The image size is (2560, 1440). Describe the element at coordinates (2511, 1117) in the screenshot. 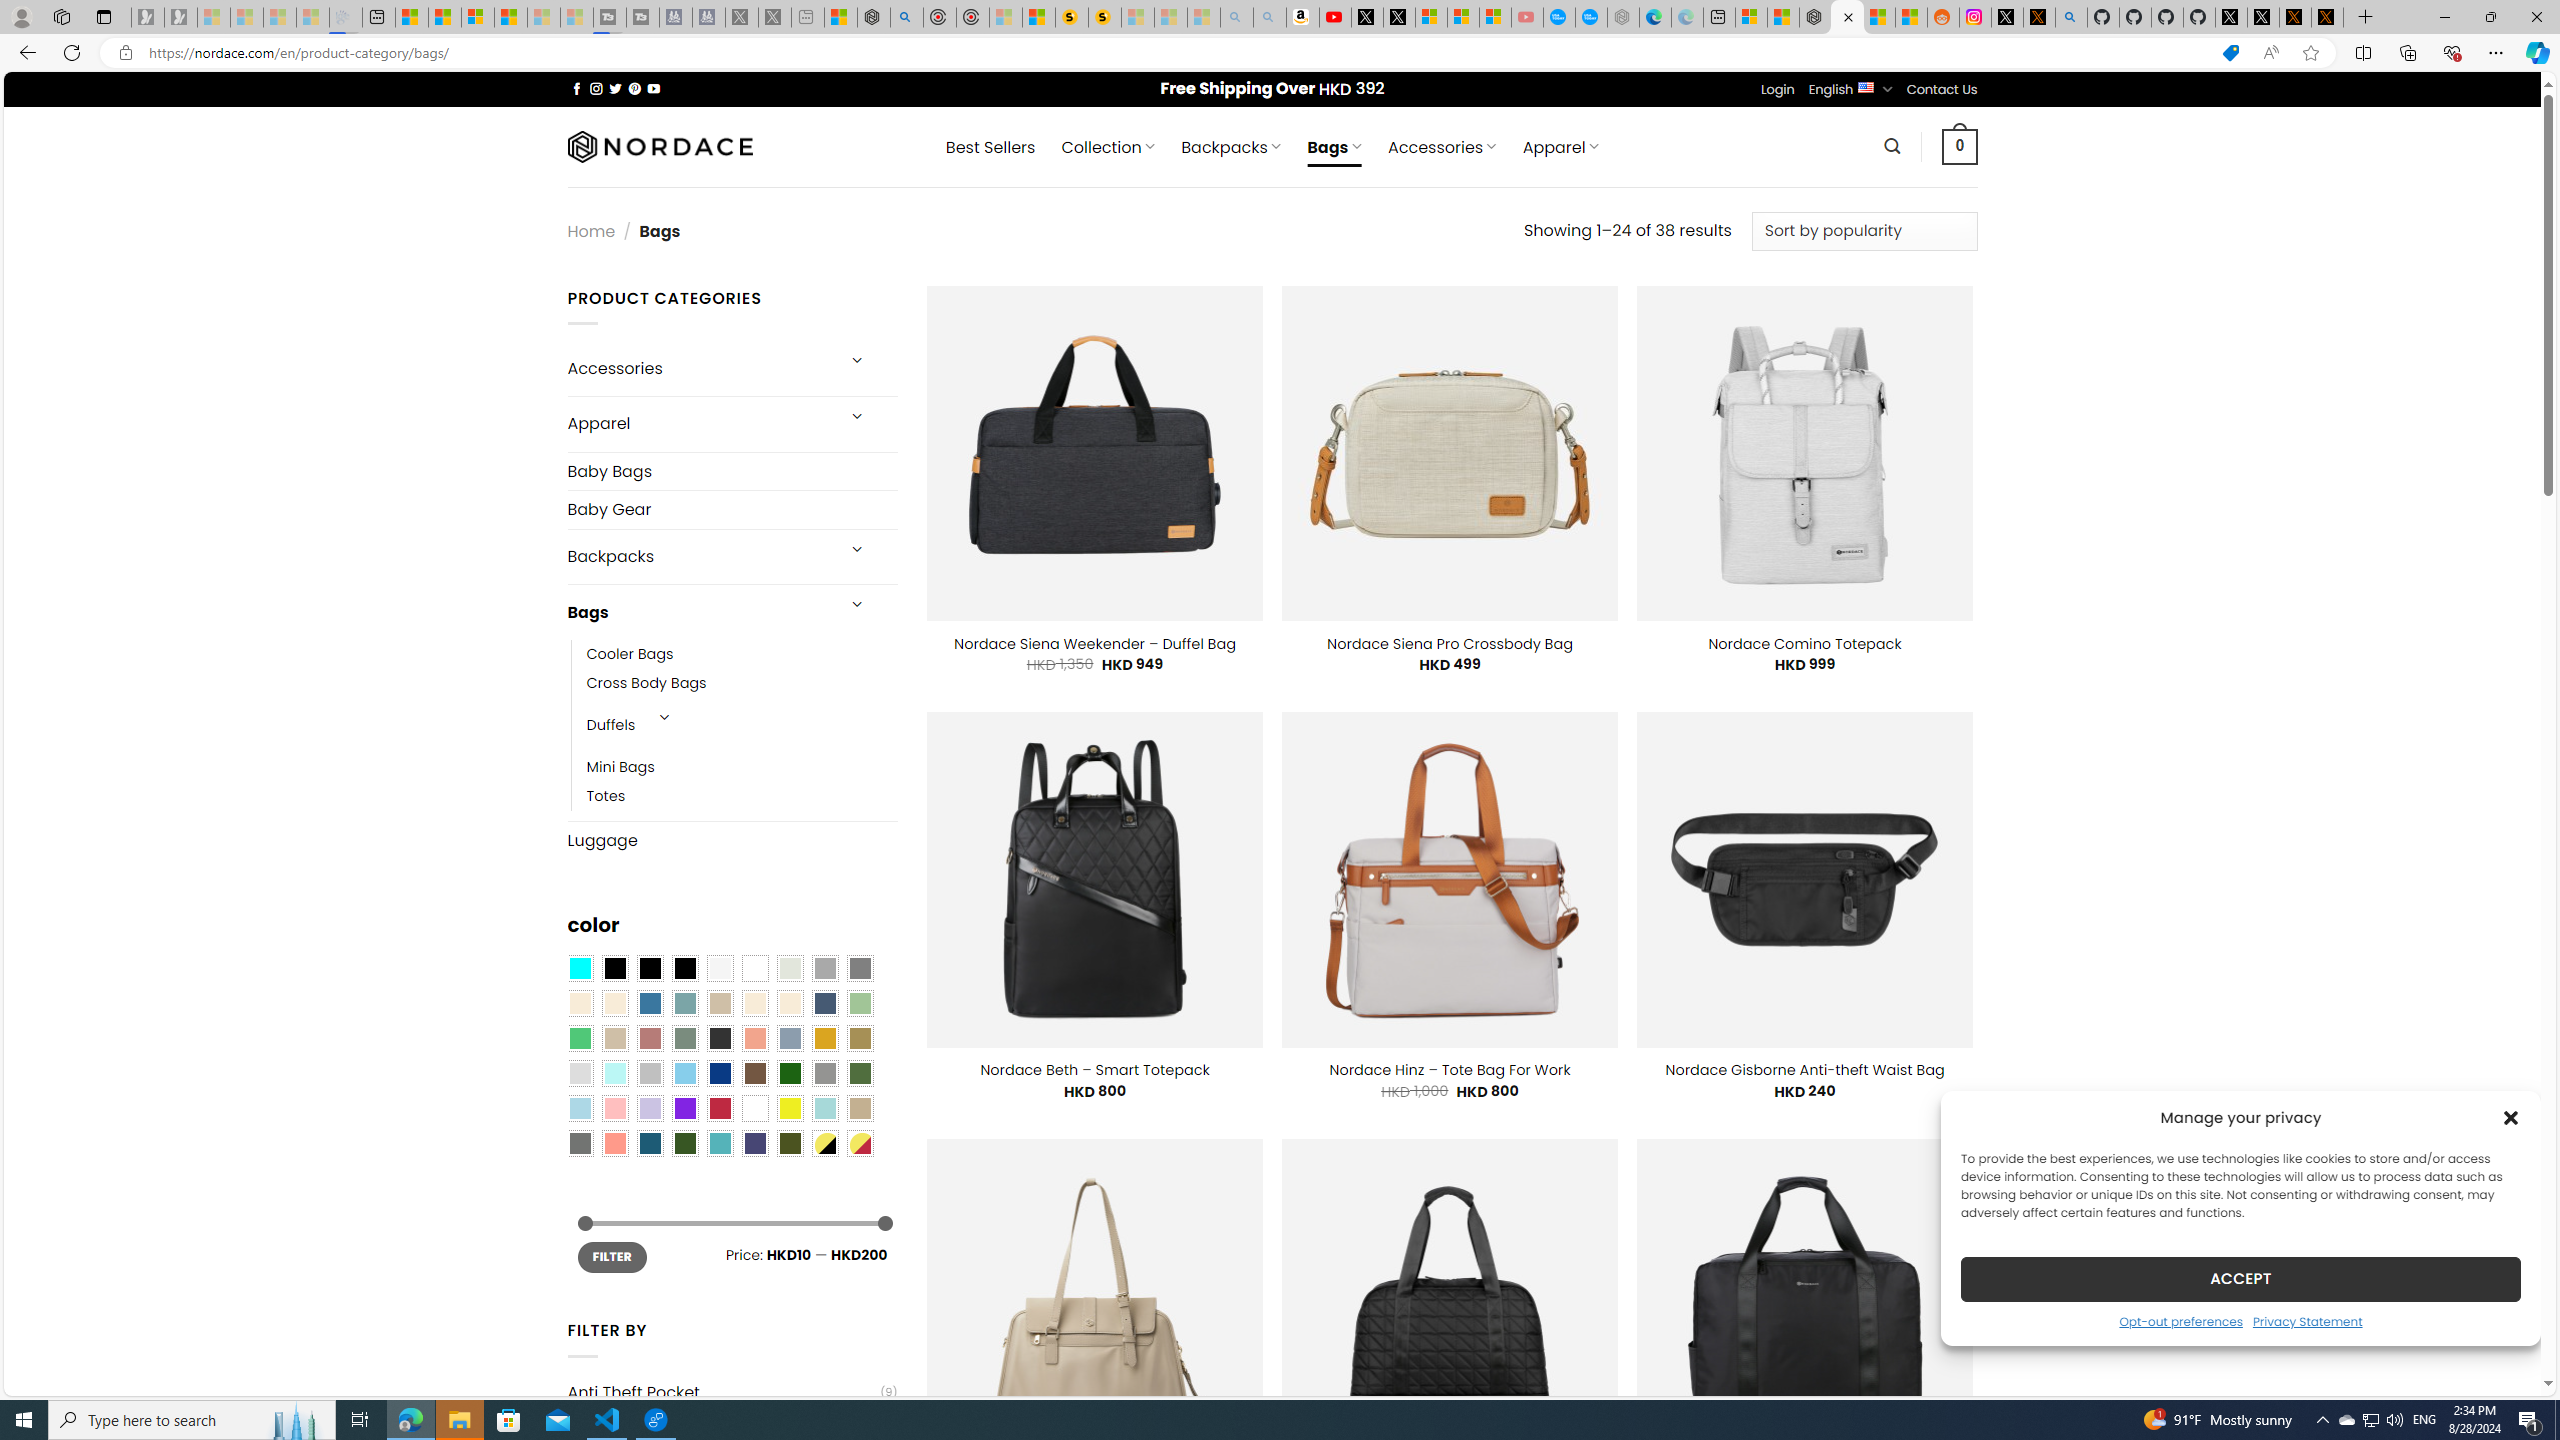

I see `'Class: cmplz-close'` at that location.